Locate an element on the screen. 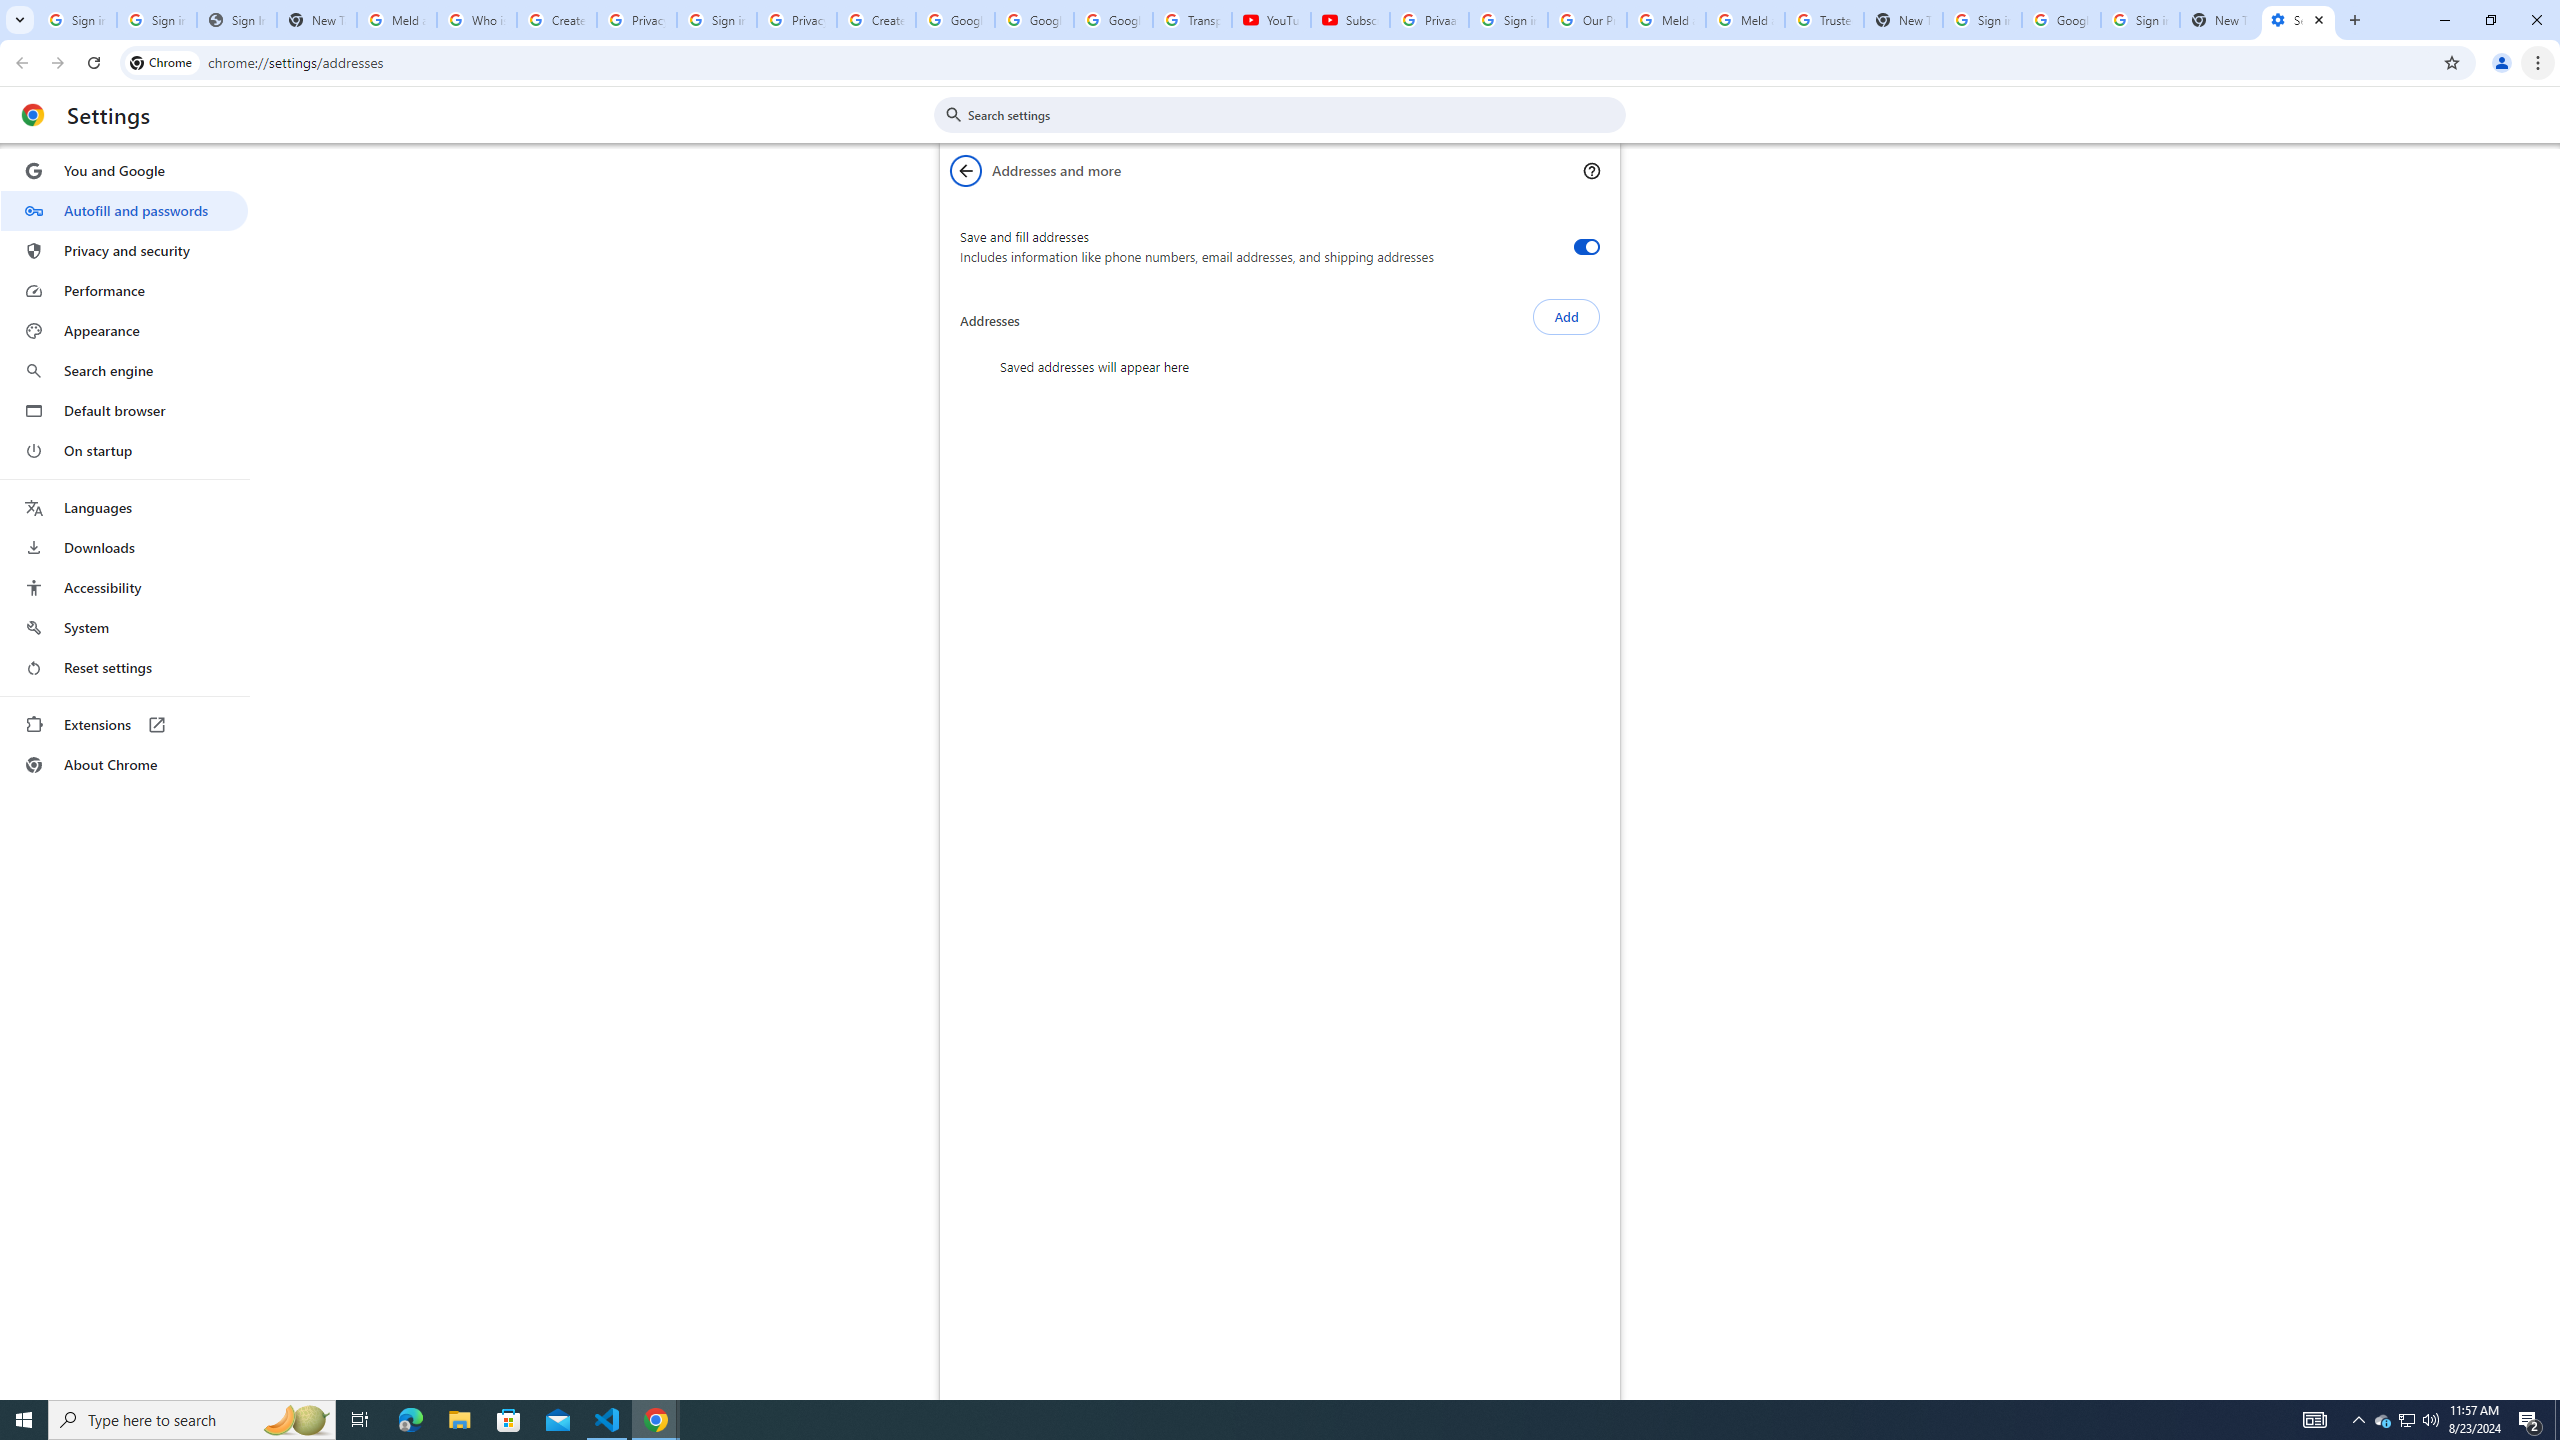 This screenshot has width=2560, height=1440. 'New Tab' is located at coordinates (2218, 19).